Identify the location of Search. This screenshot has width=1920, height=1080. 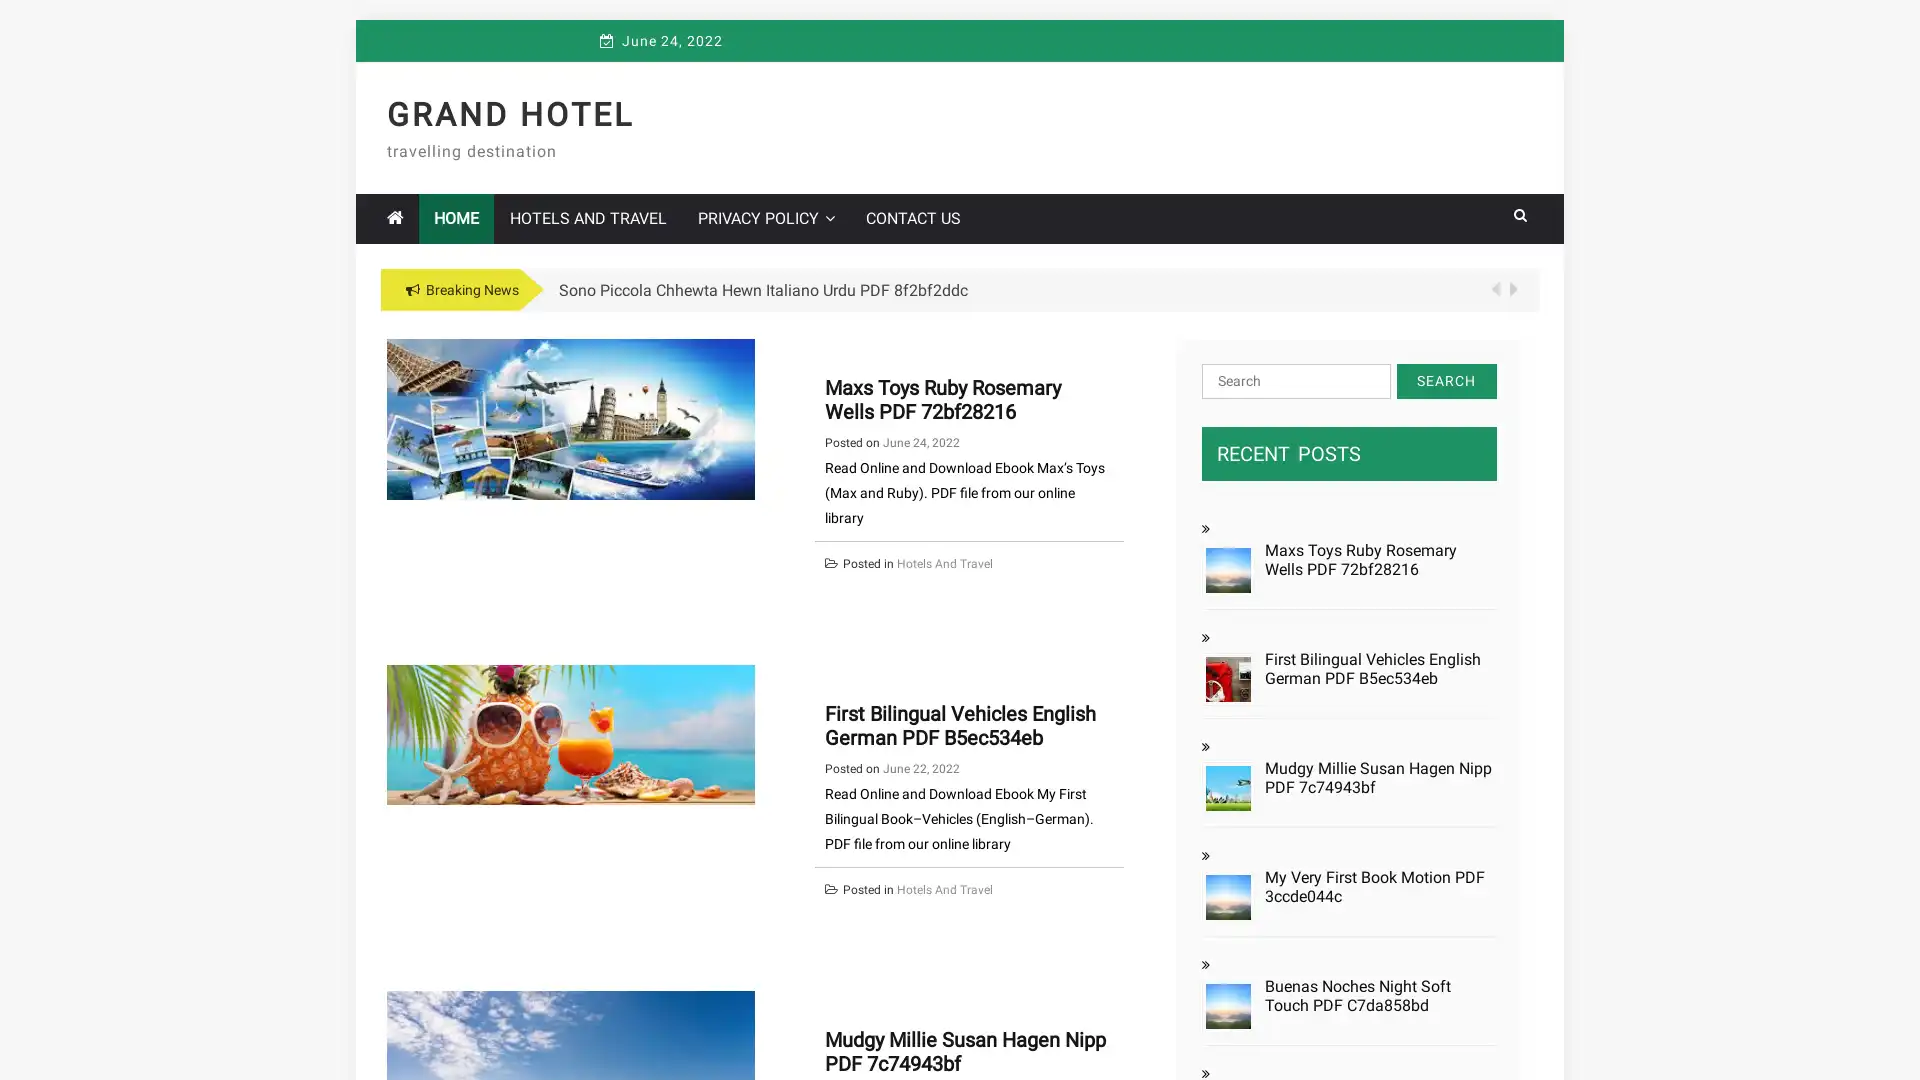
(1445, 380).